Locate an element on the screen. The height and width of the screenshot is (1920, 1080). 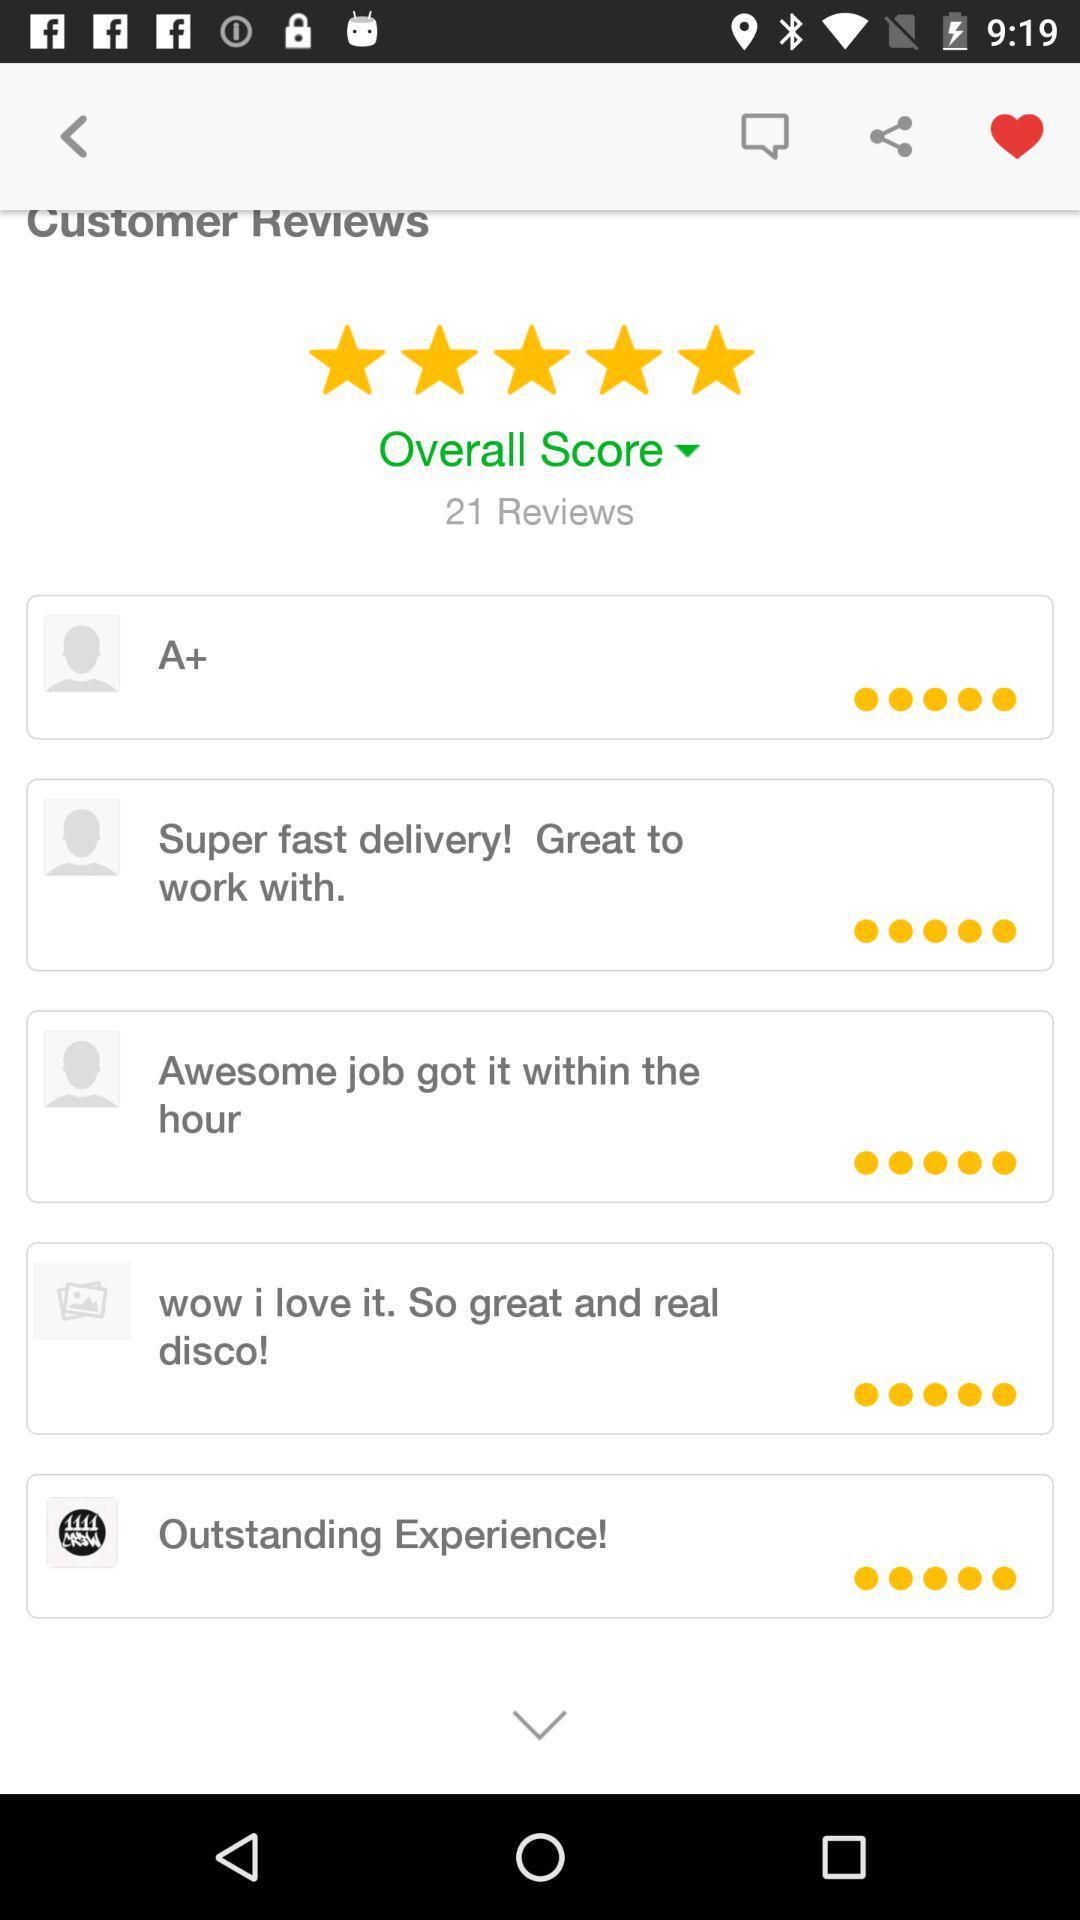
the icon above the customer reviews icon is located at coordinates (72, 135).